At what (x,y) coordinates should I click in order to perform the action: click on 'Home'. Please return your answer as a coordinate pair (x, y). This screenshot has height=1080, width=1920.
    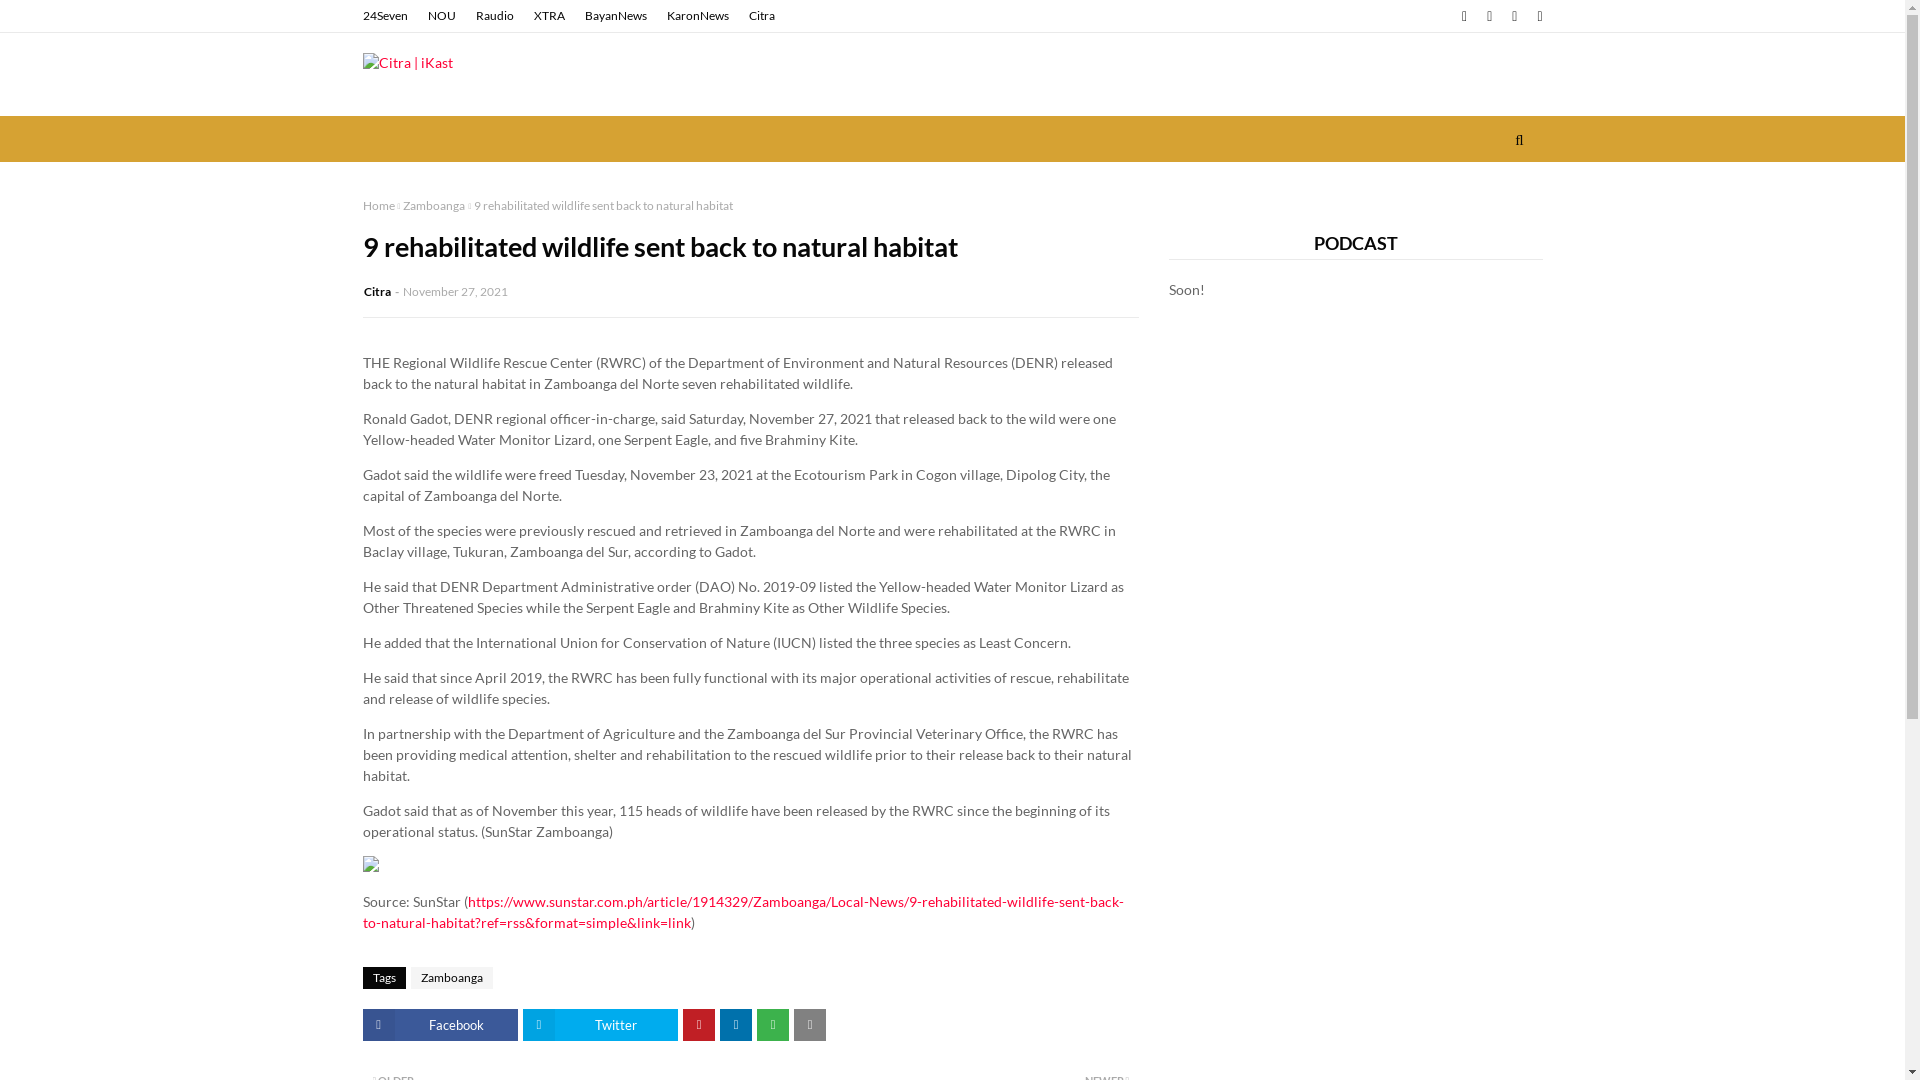
    Looking at the image, I should click on (378, 205).